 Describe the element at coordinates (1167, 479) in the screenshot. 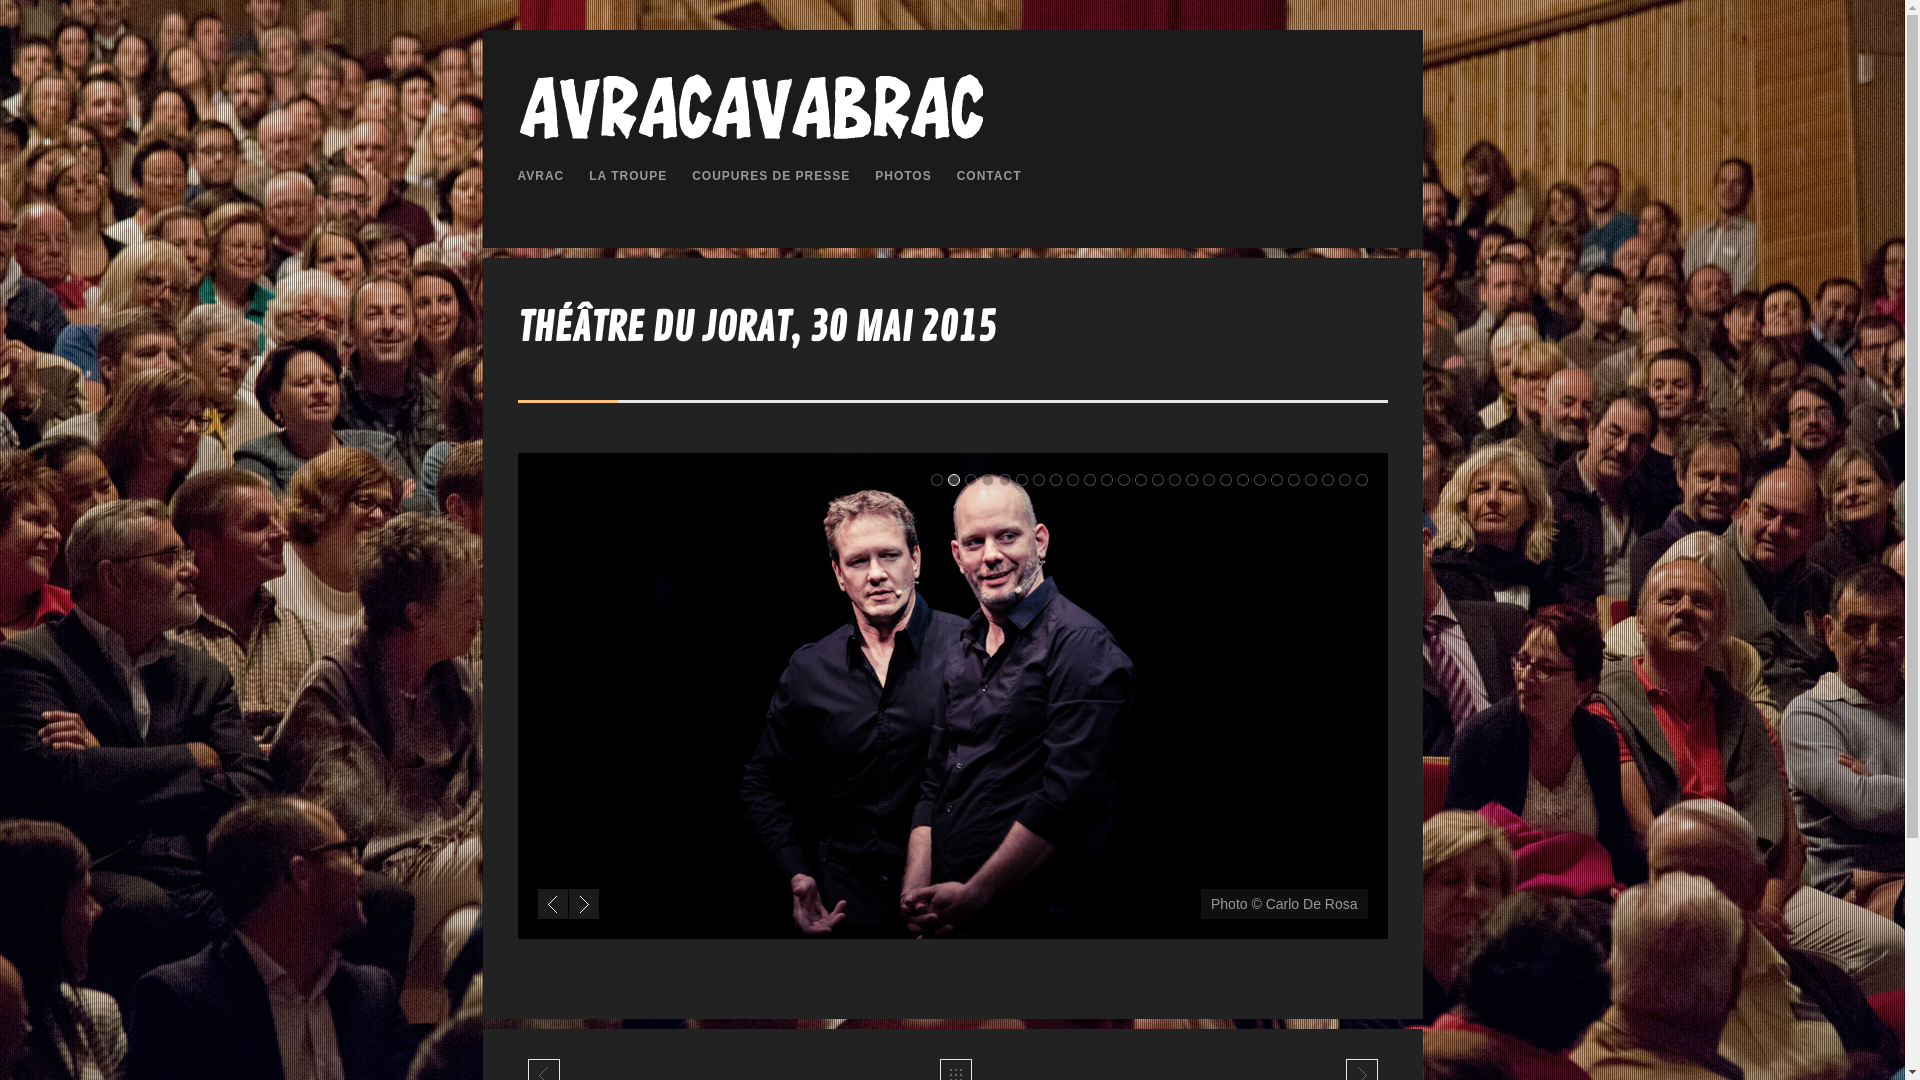

I see `'15'` at that location.